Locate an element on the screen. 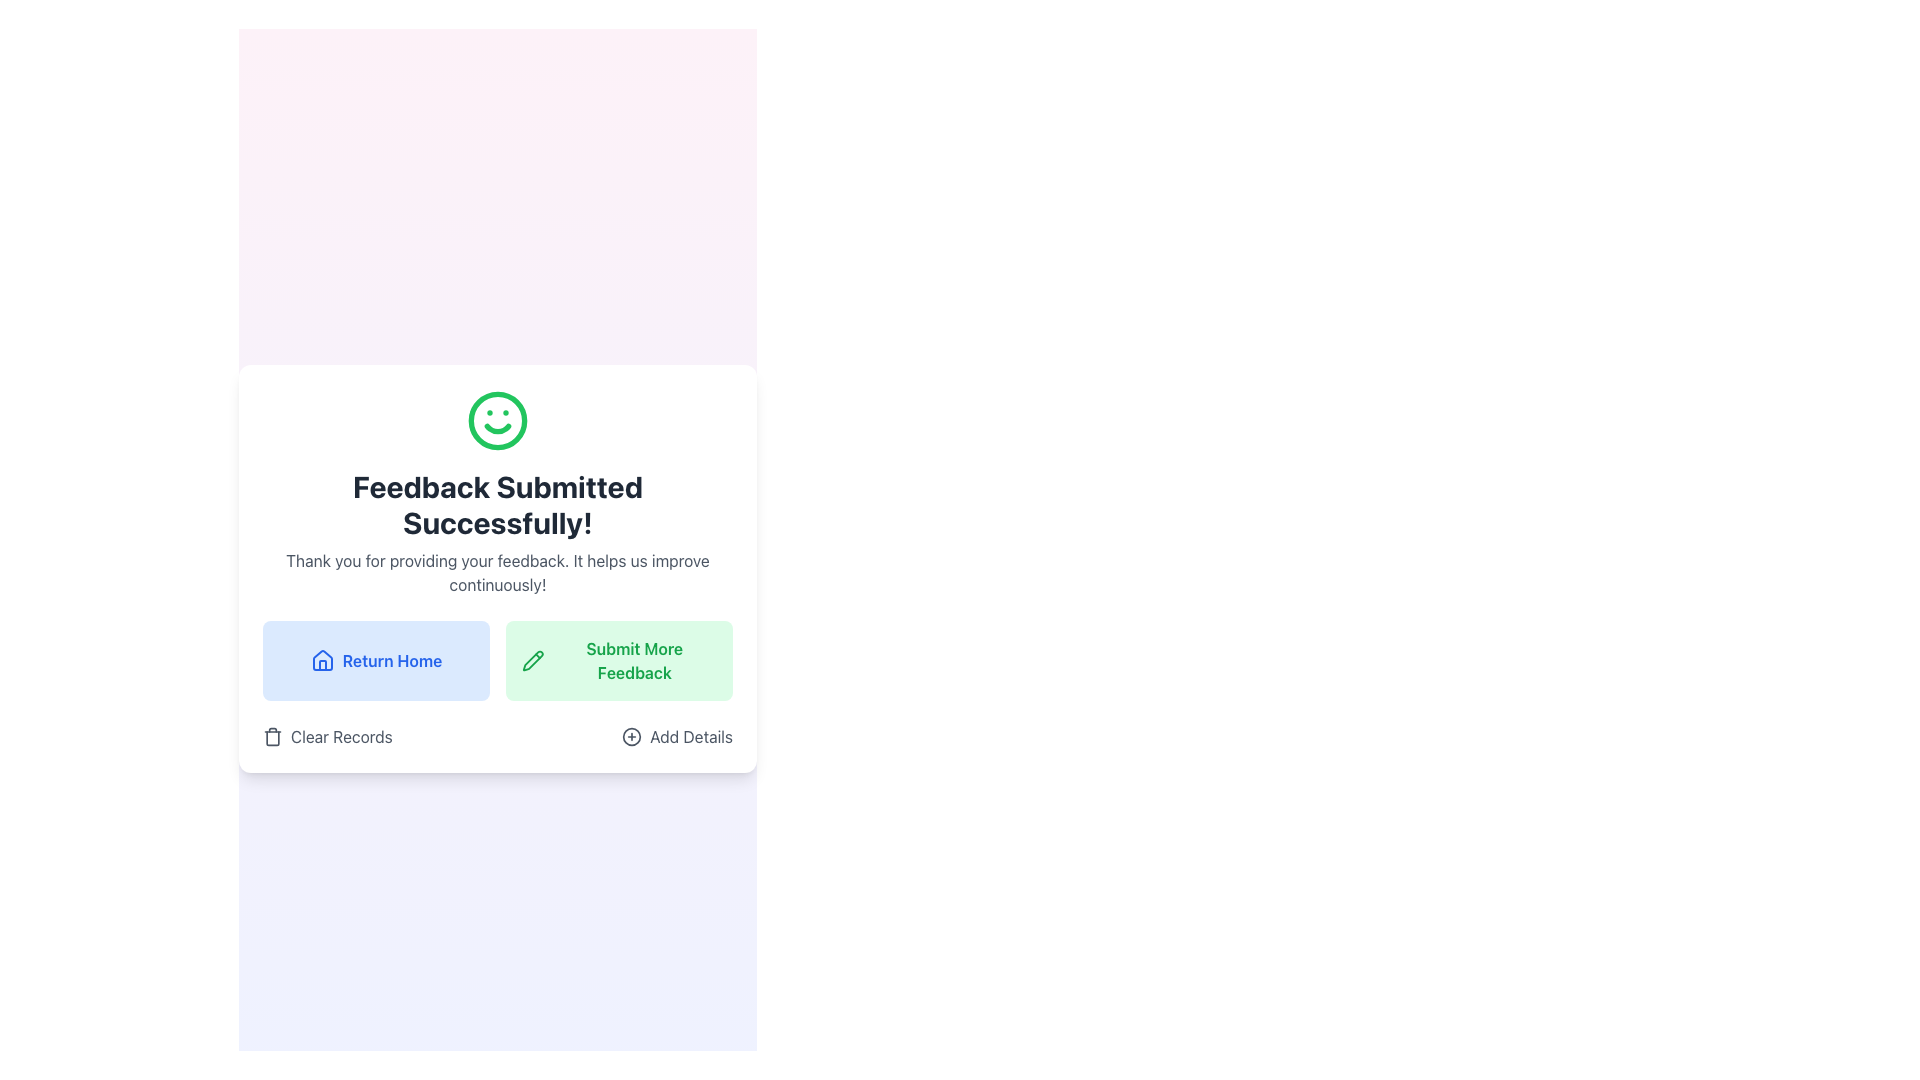 Image resolution: width=1920 pixels, height=1080 pixels. either the 'Return Home' or 'Submit More Feedback' button in the two-column grid layout is located at coordinates (498, 660).